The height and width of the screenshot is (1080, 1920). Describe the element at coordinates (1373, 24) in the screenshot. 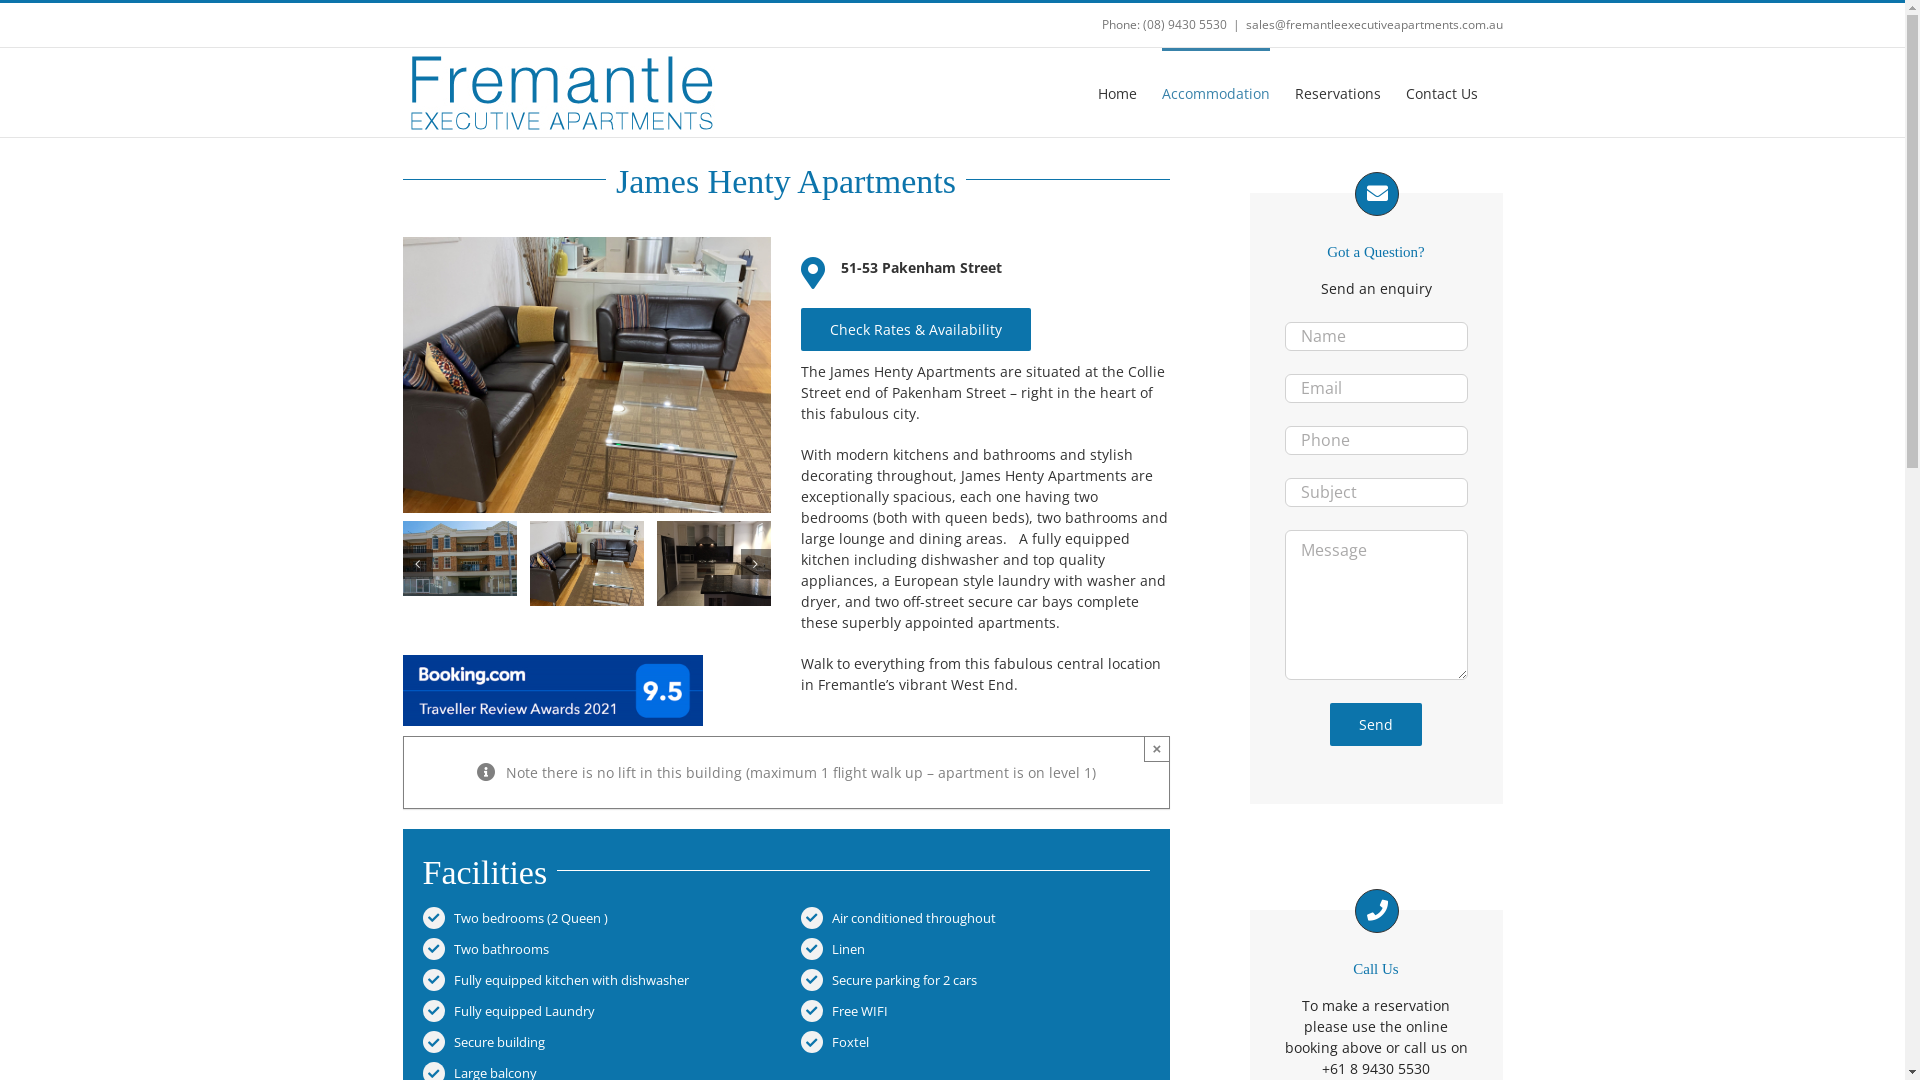

I see `'sales@fremantleexecutiveapartments.com.au'` at that location.